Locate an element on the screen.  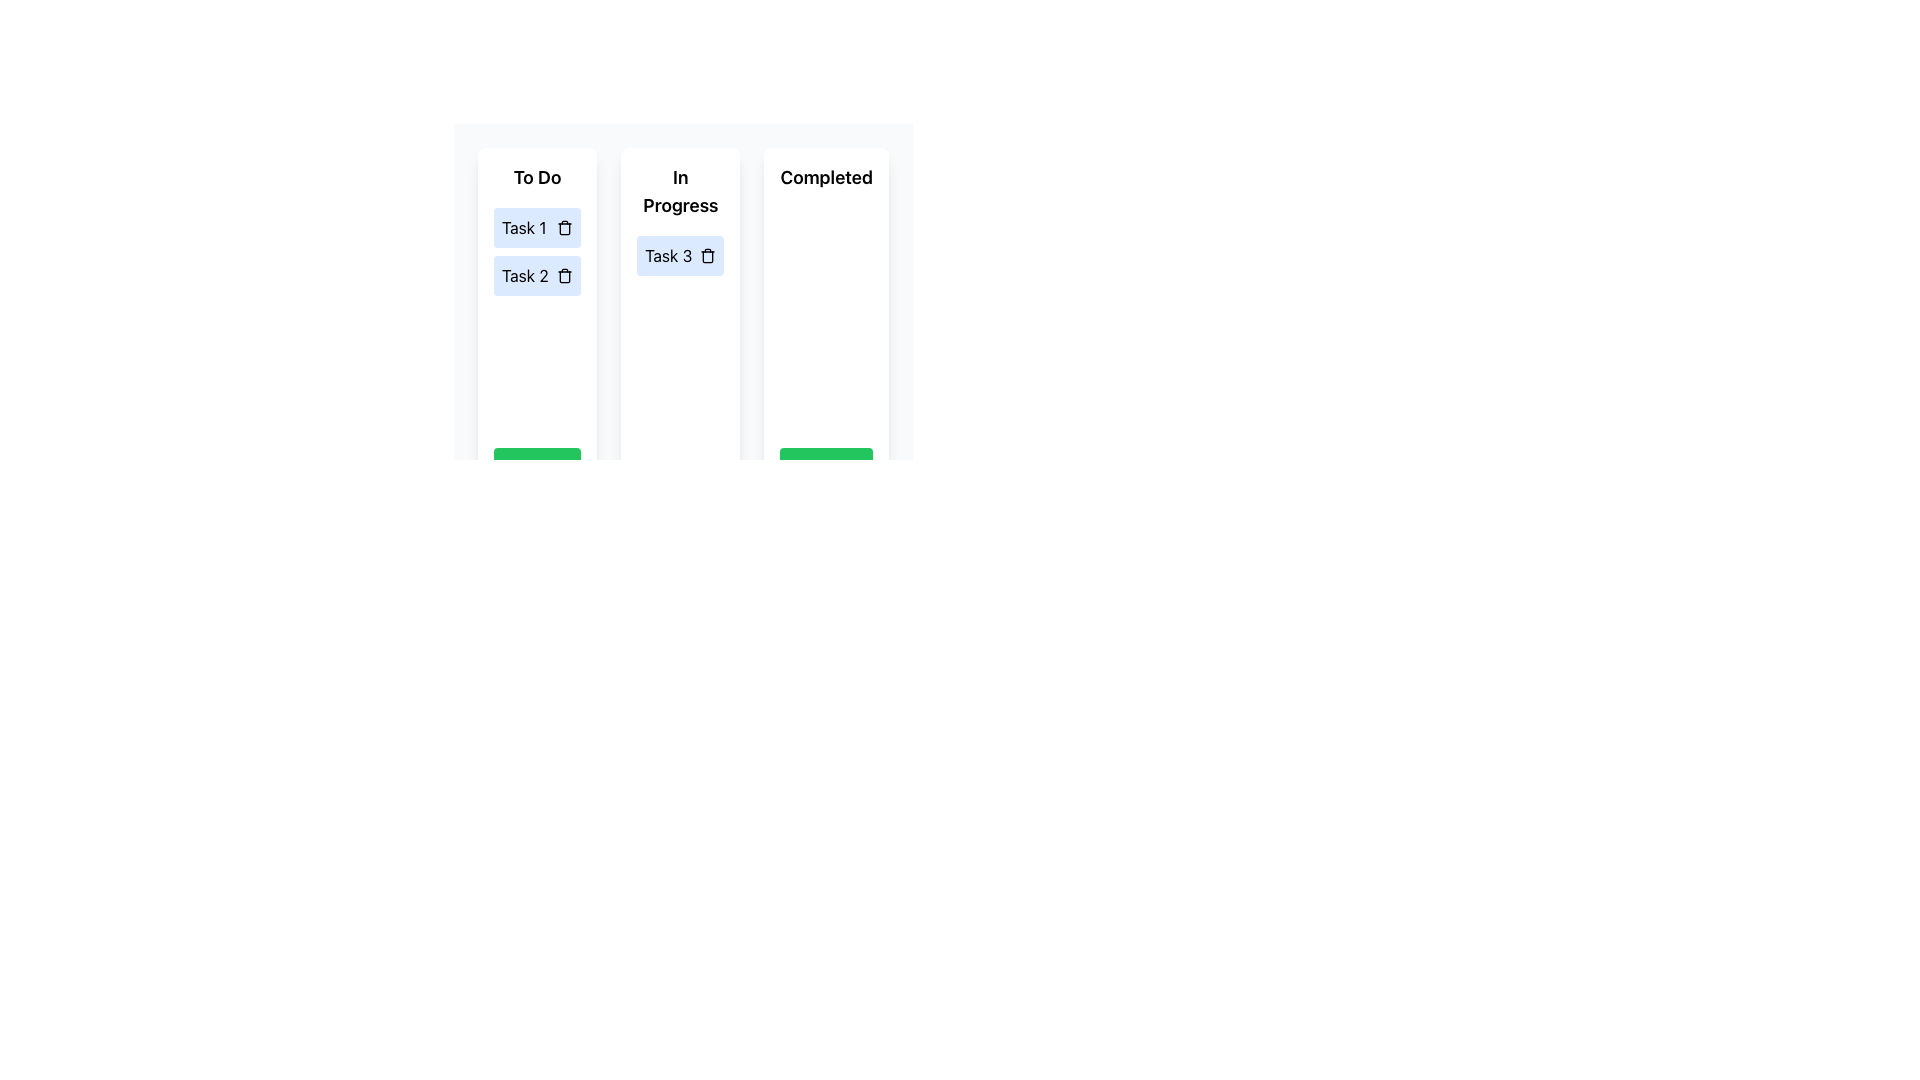
the 'Task 1' card in the 'To Do' column to focus or edit the task is located at coordinates (537, 226).